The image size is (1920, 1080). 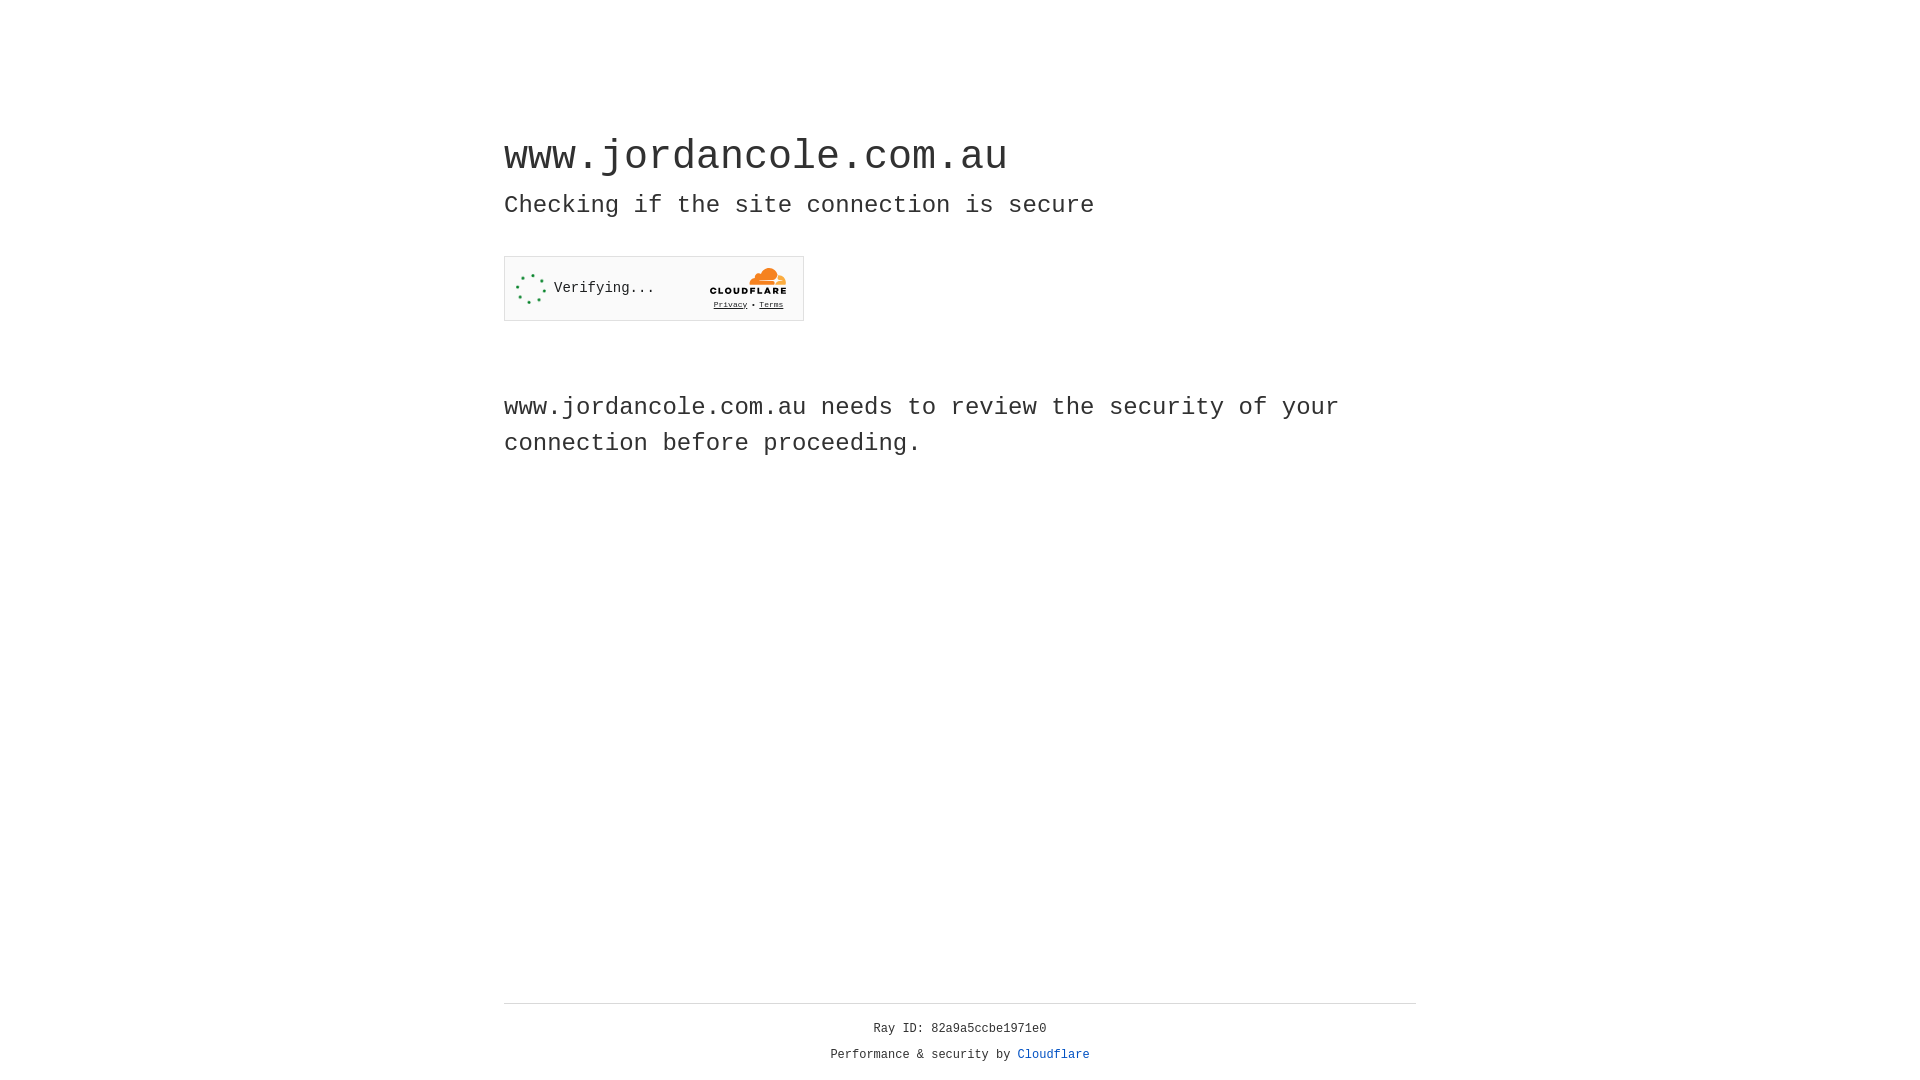 I want to click on 'Cloudflare', so click(x=1053, y=1054).